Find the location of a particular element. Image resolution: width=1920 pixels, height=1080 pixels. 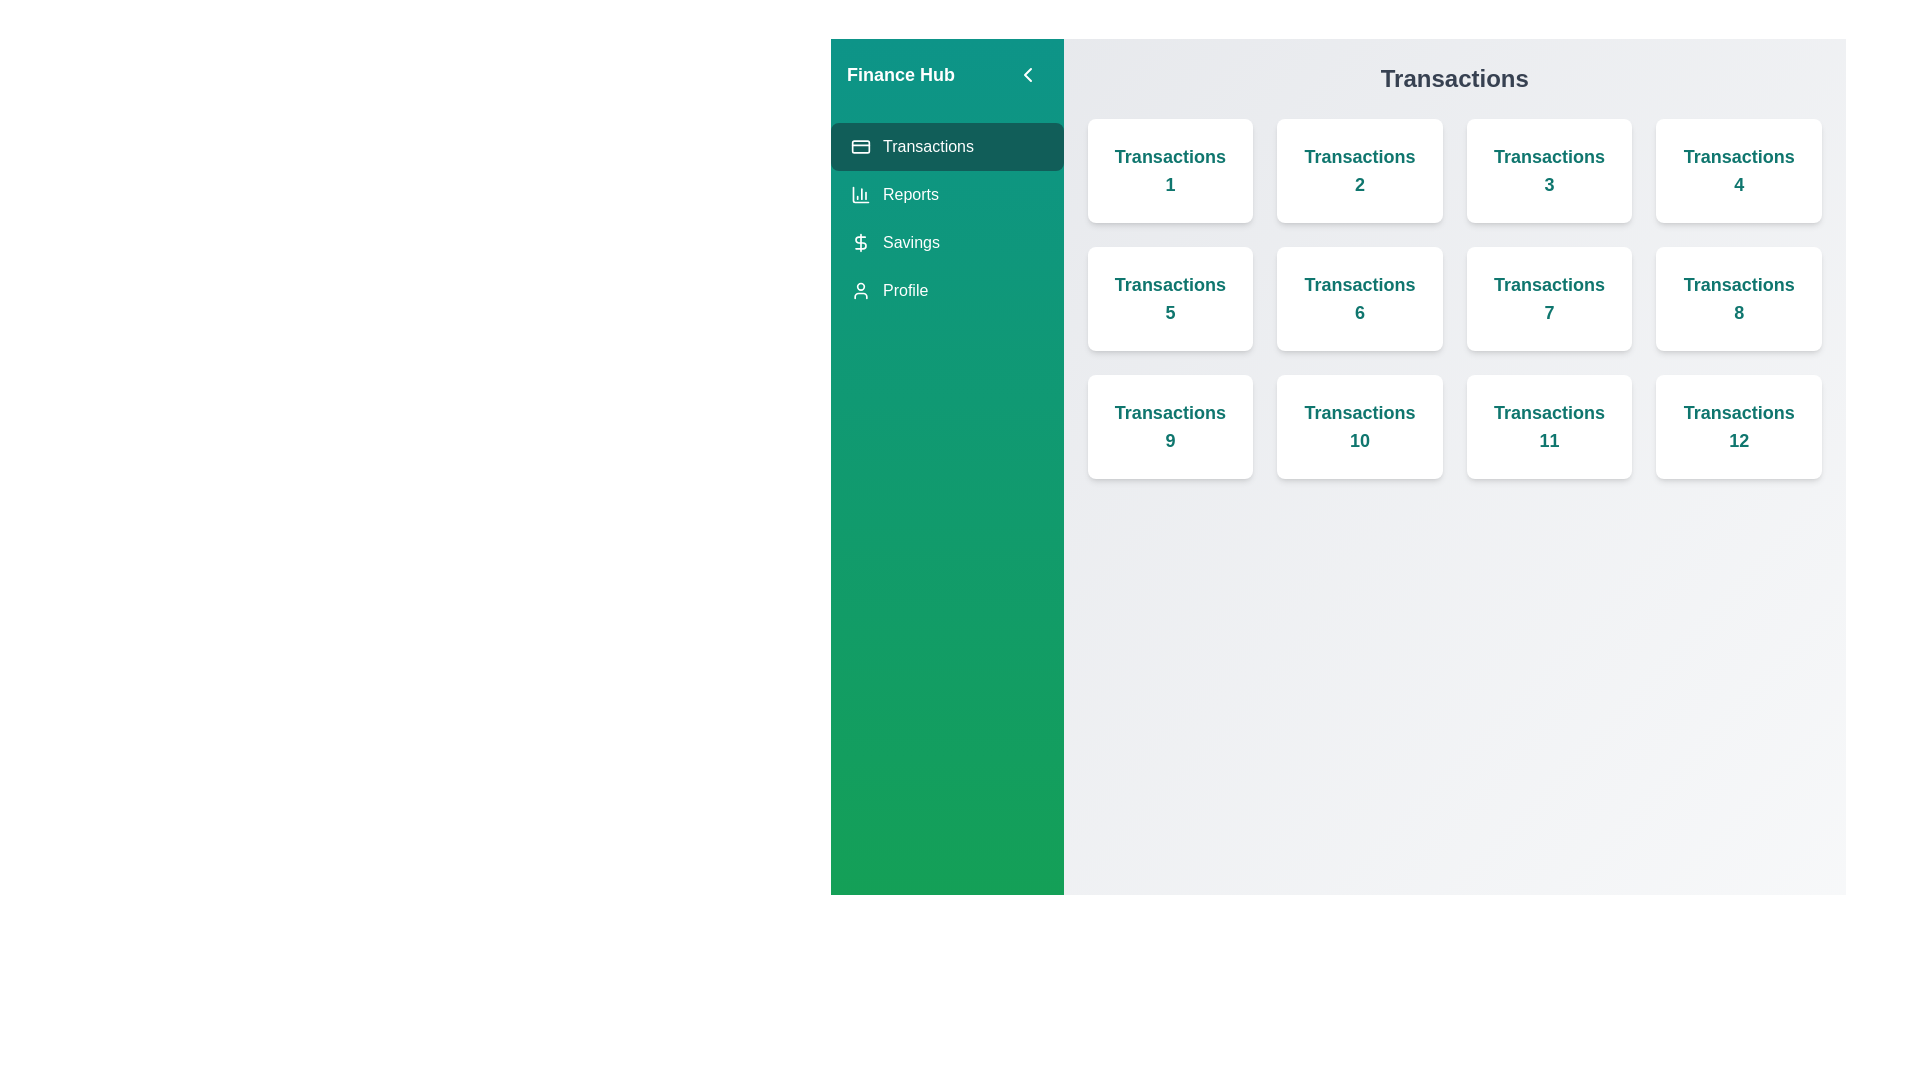

the sidebar header element Savings is located at coordinates (946, 242).